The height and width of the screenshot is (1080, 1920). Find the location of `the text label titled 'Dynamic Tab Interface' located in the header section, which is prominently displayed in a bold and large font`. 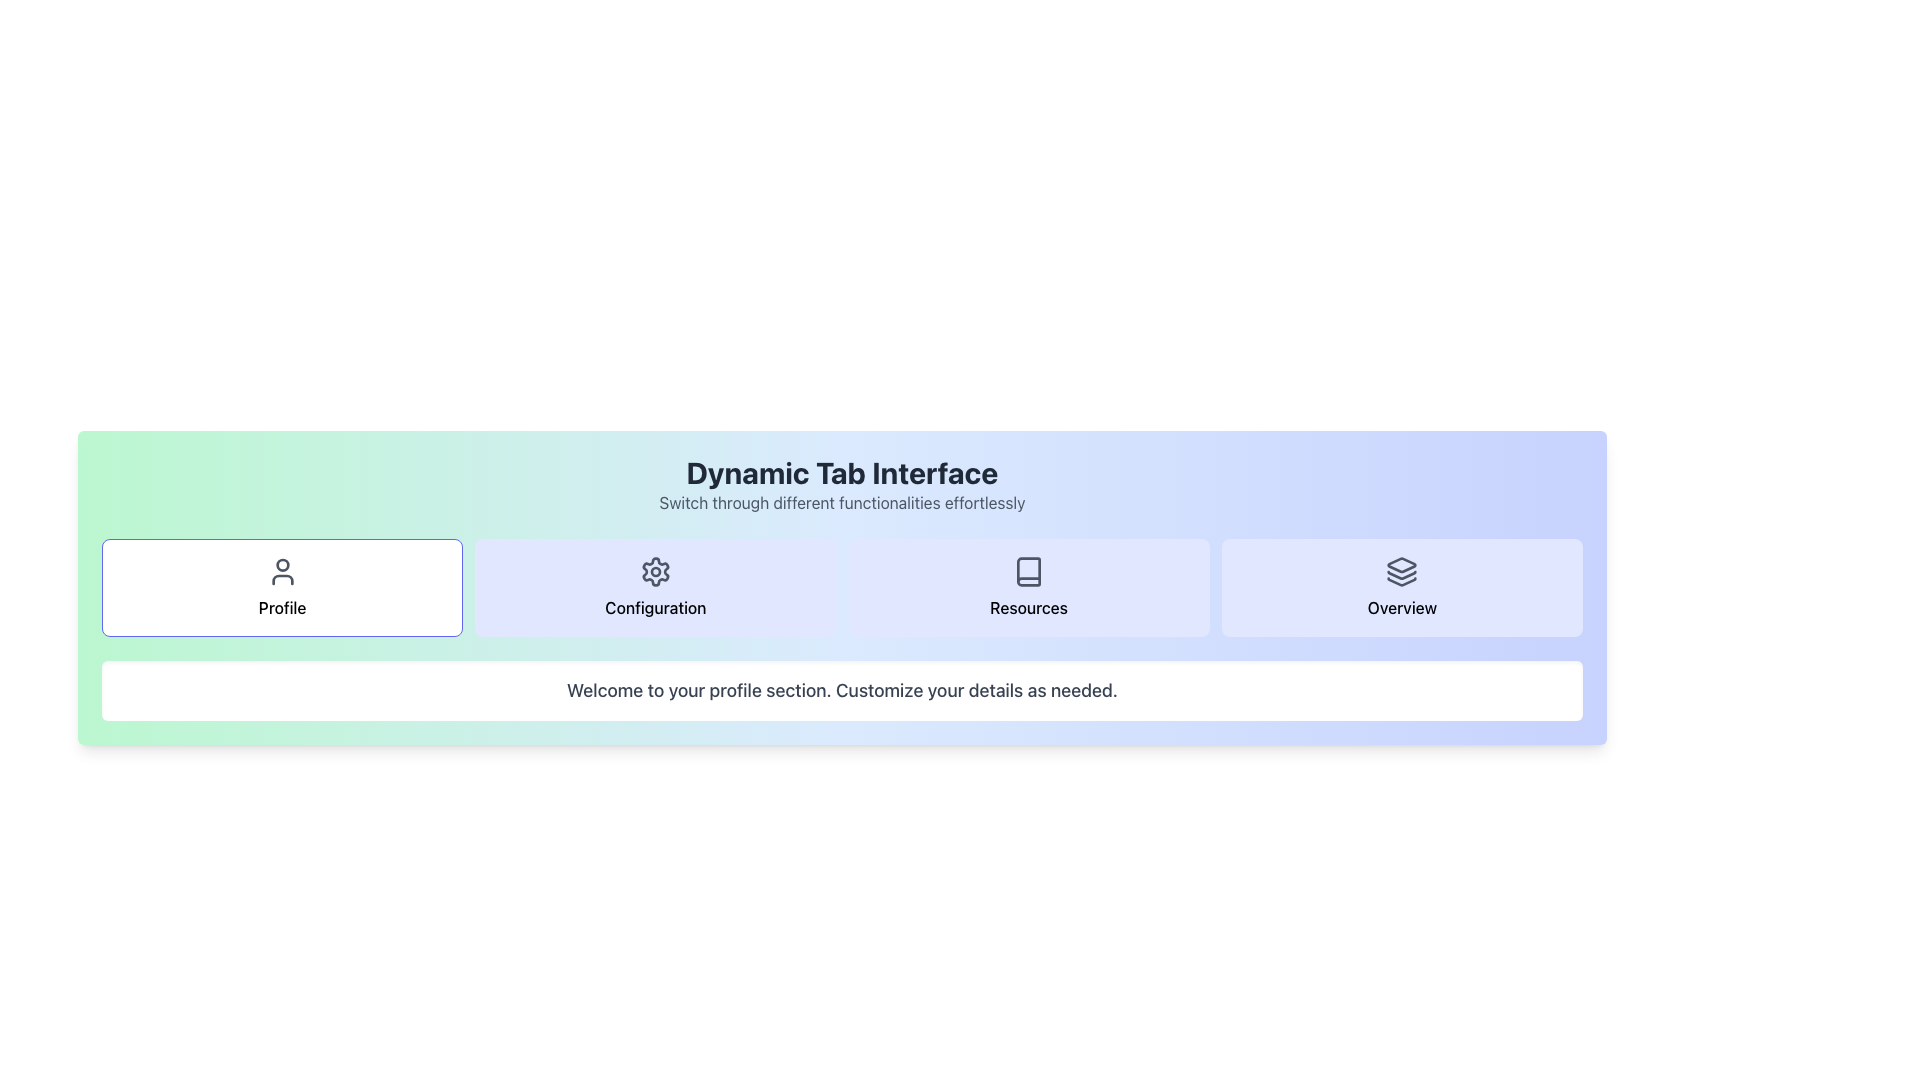

the text label titled 'Dynamic Tab Interface' located in the header section, which is prominently displayed in a bold and large font is located at coordinates (842, 473).